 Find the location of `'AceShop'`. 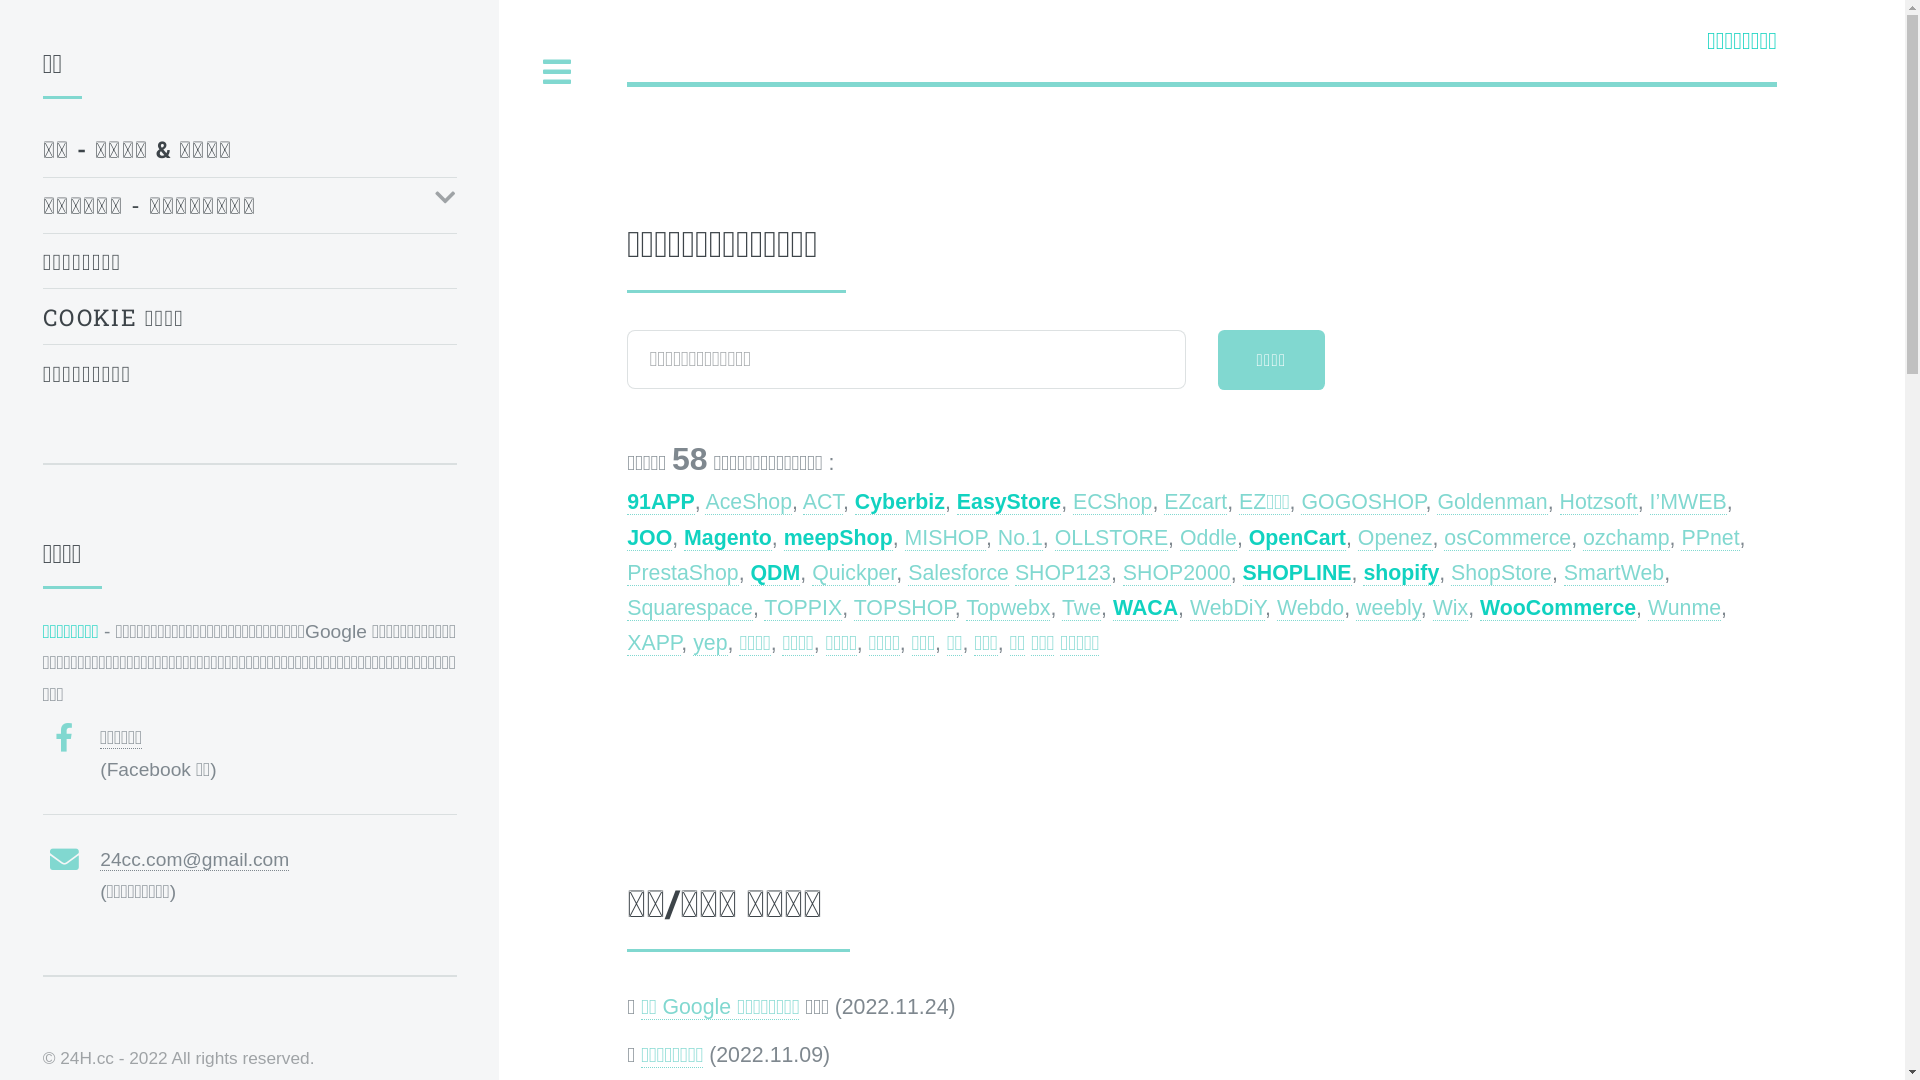

'AceShop' is located at coordinates (705, 501).